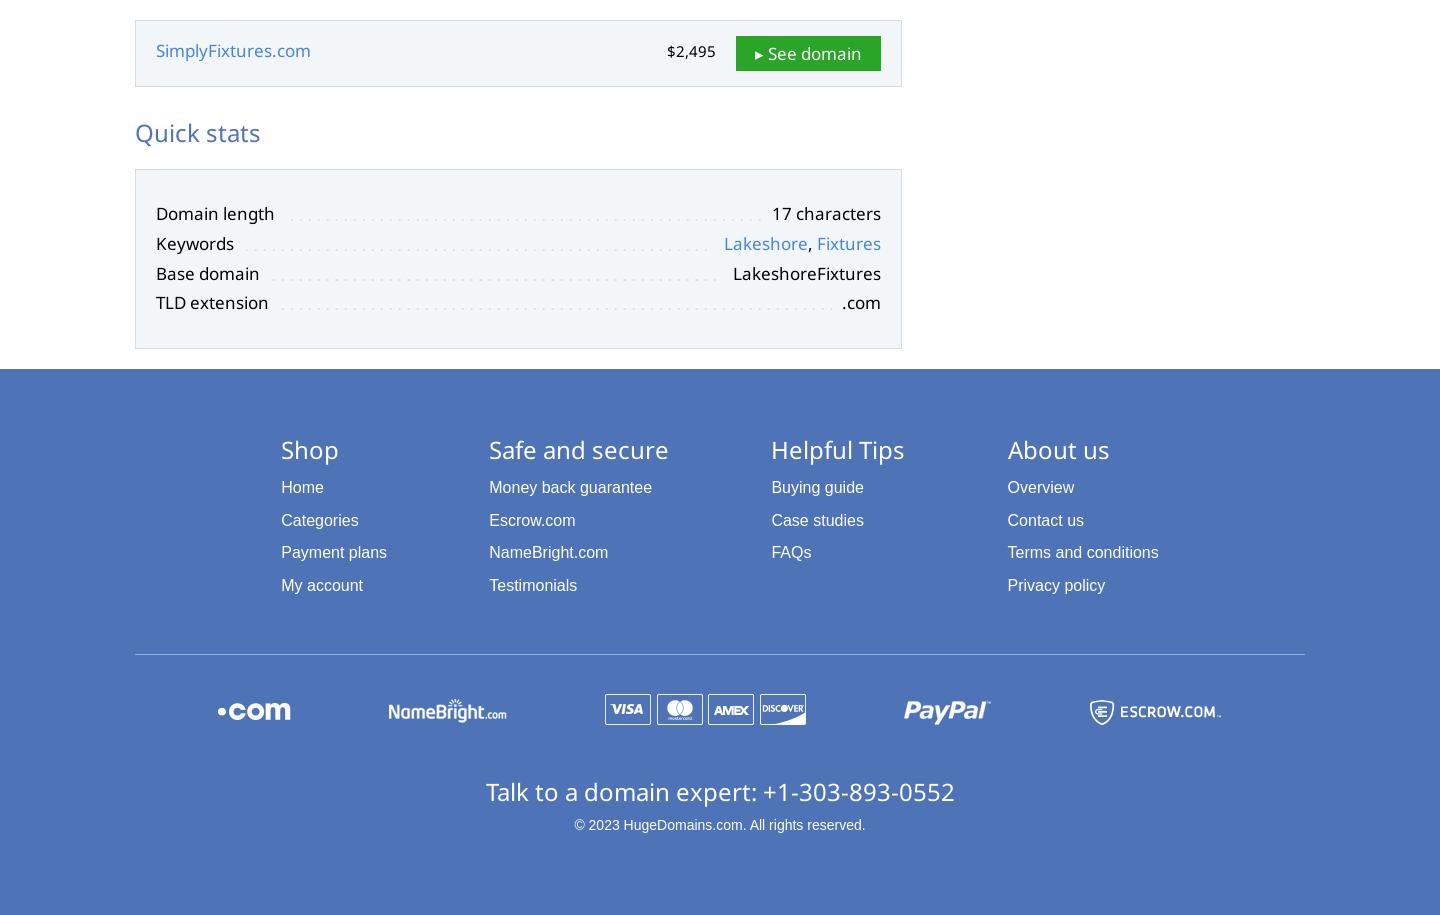  What do you see at coordinates (1005, 485) in the screenshot?
I see `'Overview'` at bounding box center [1005, 485].